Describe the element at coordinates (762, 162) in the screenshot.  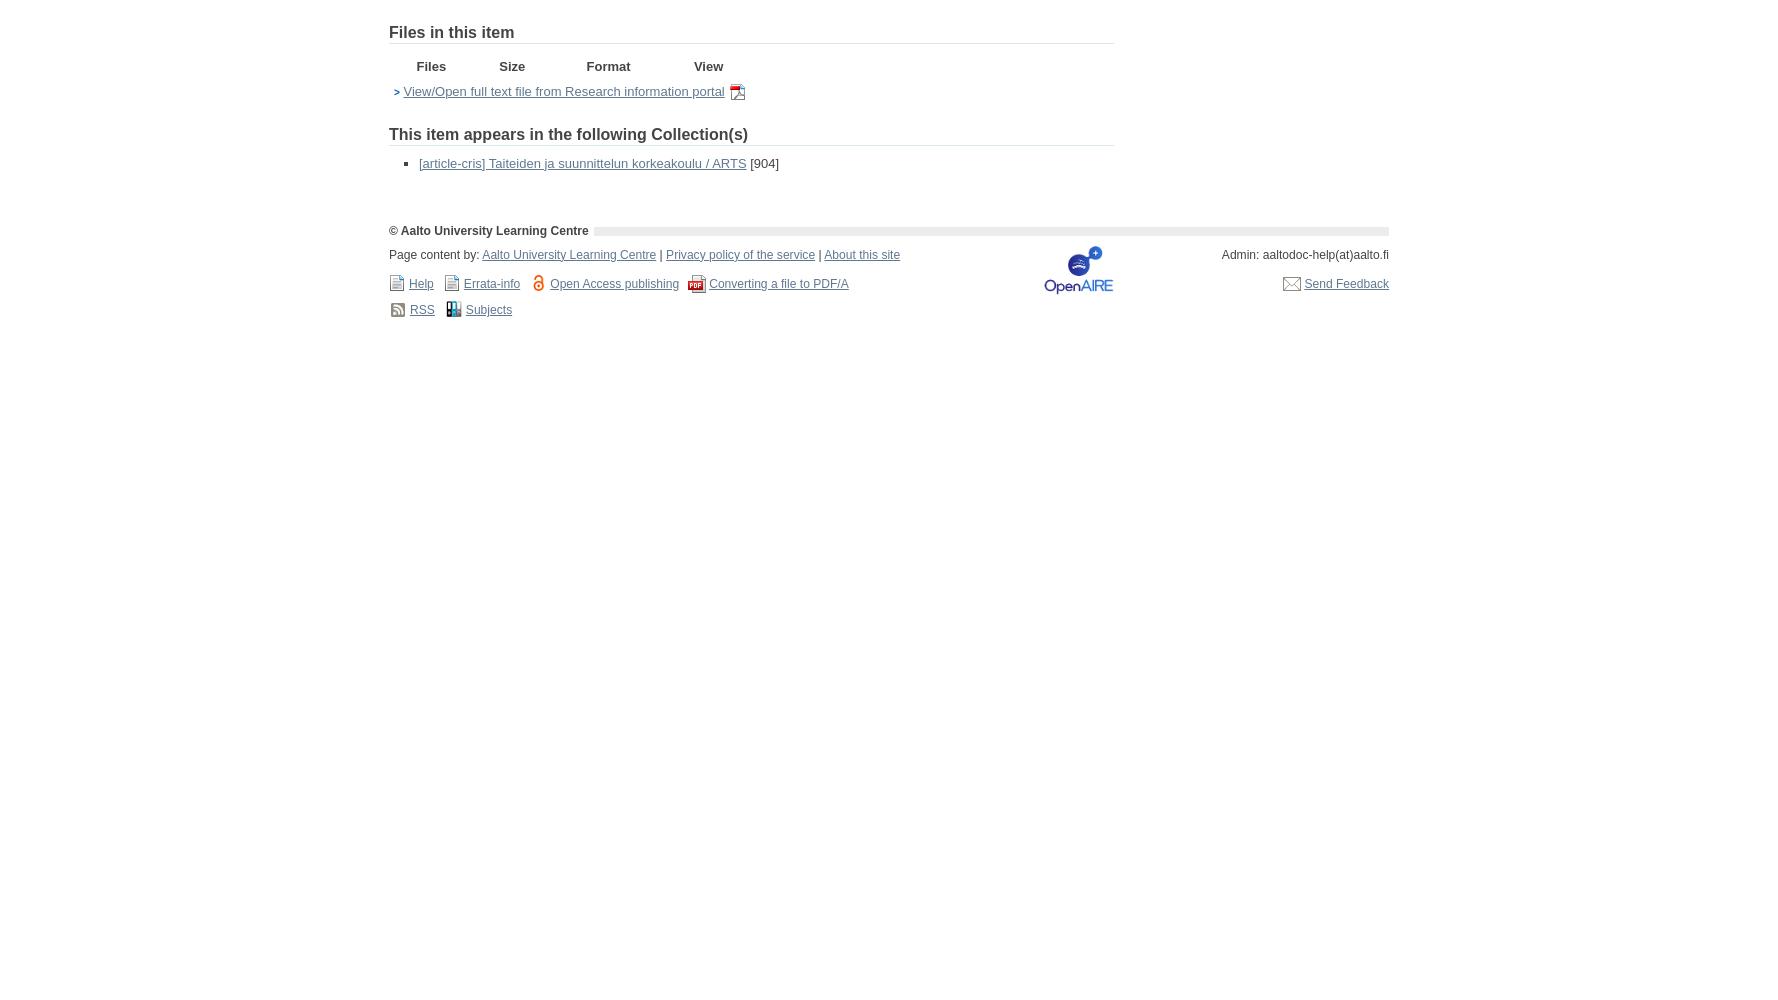
I see `'[904]'` at that location.